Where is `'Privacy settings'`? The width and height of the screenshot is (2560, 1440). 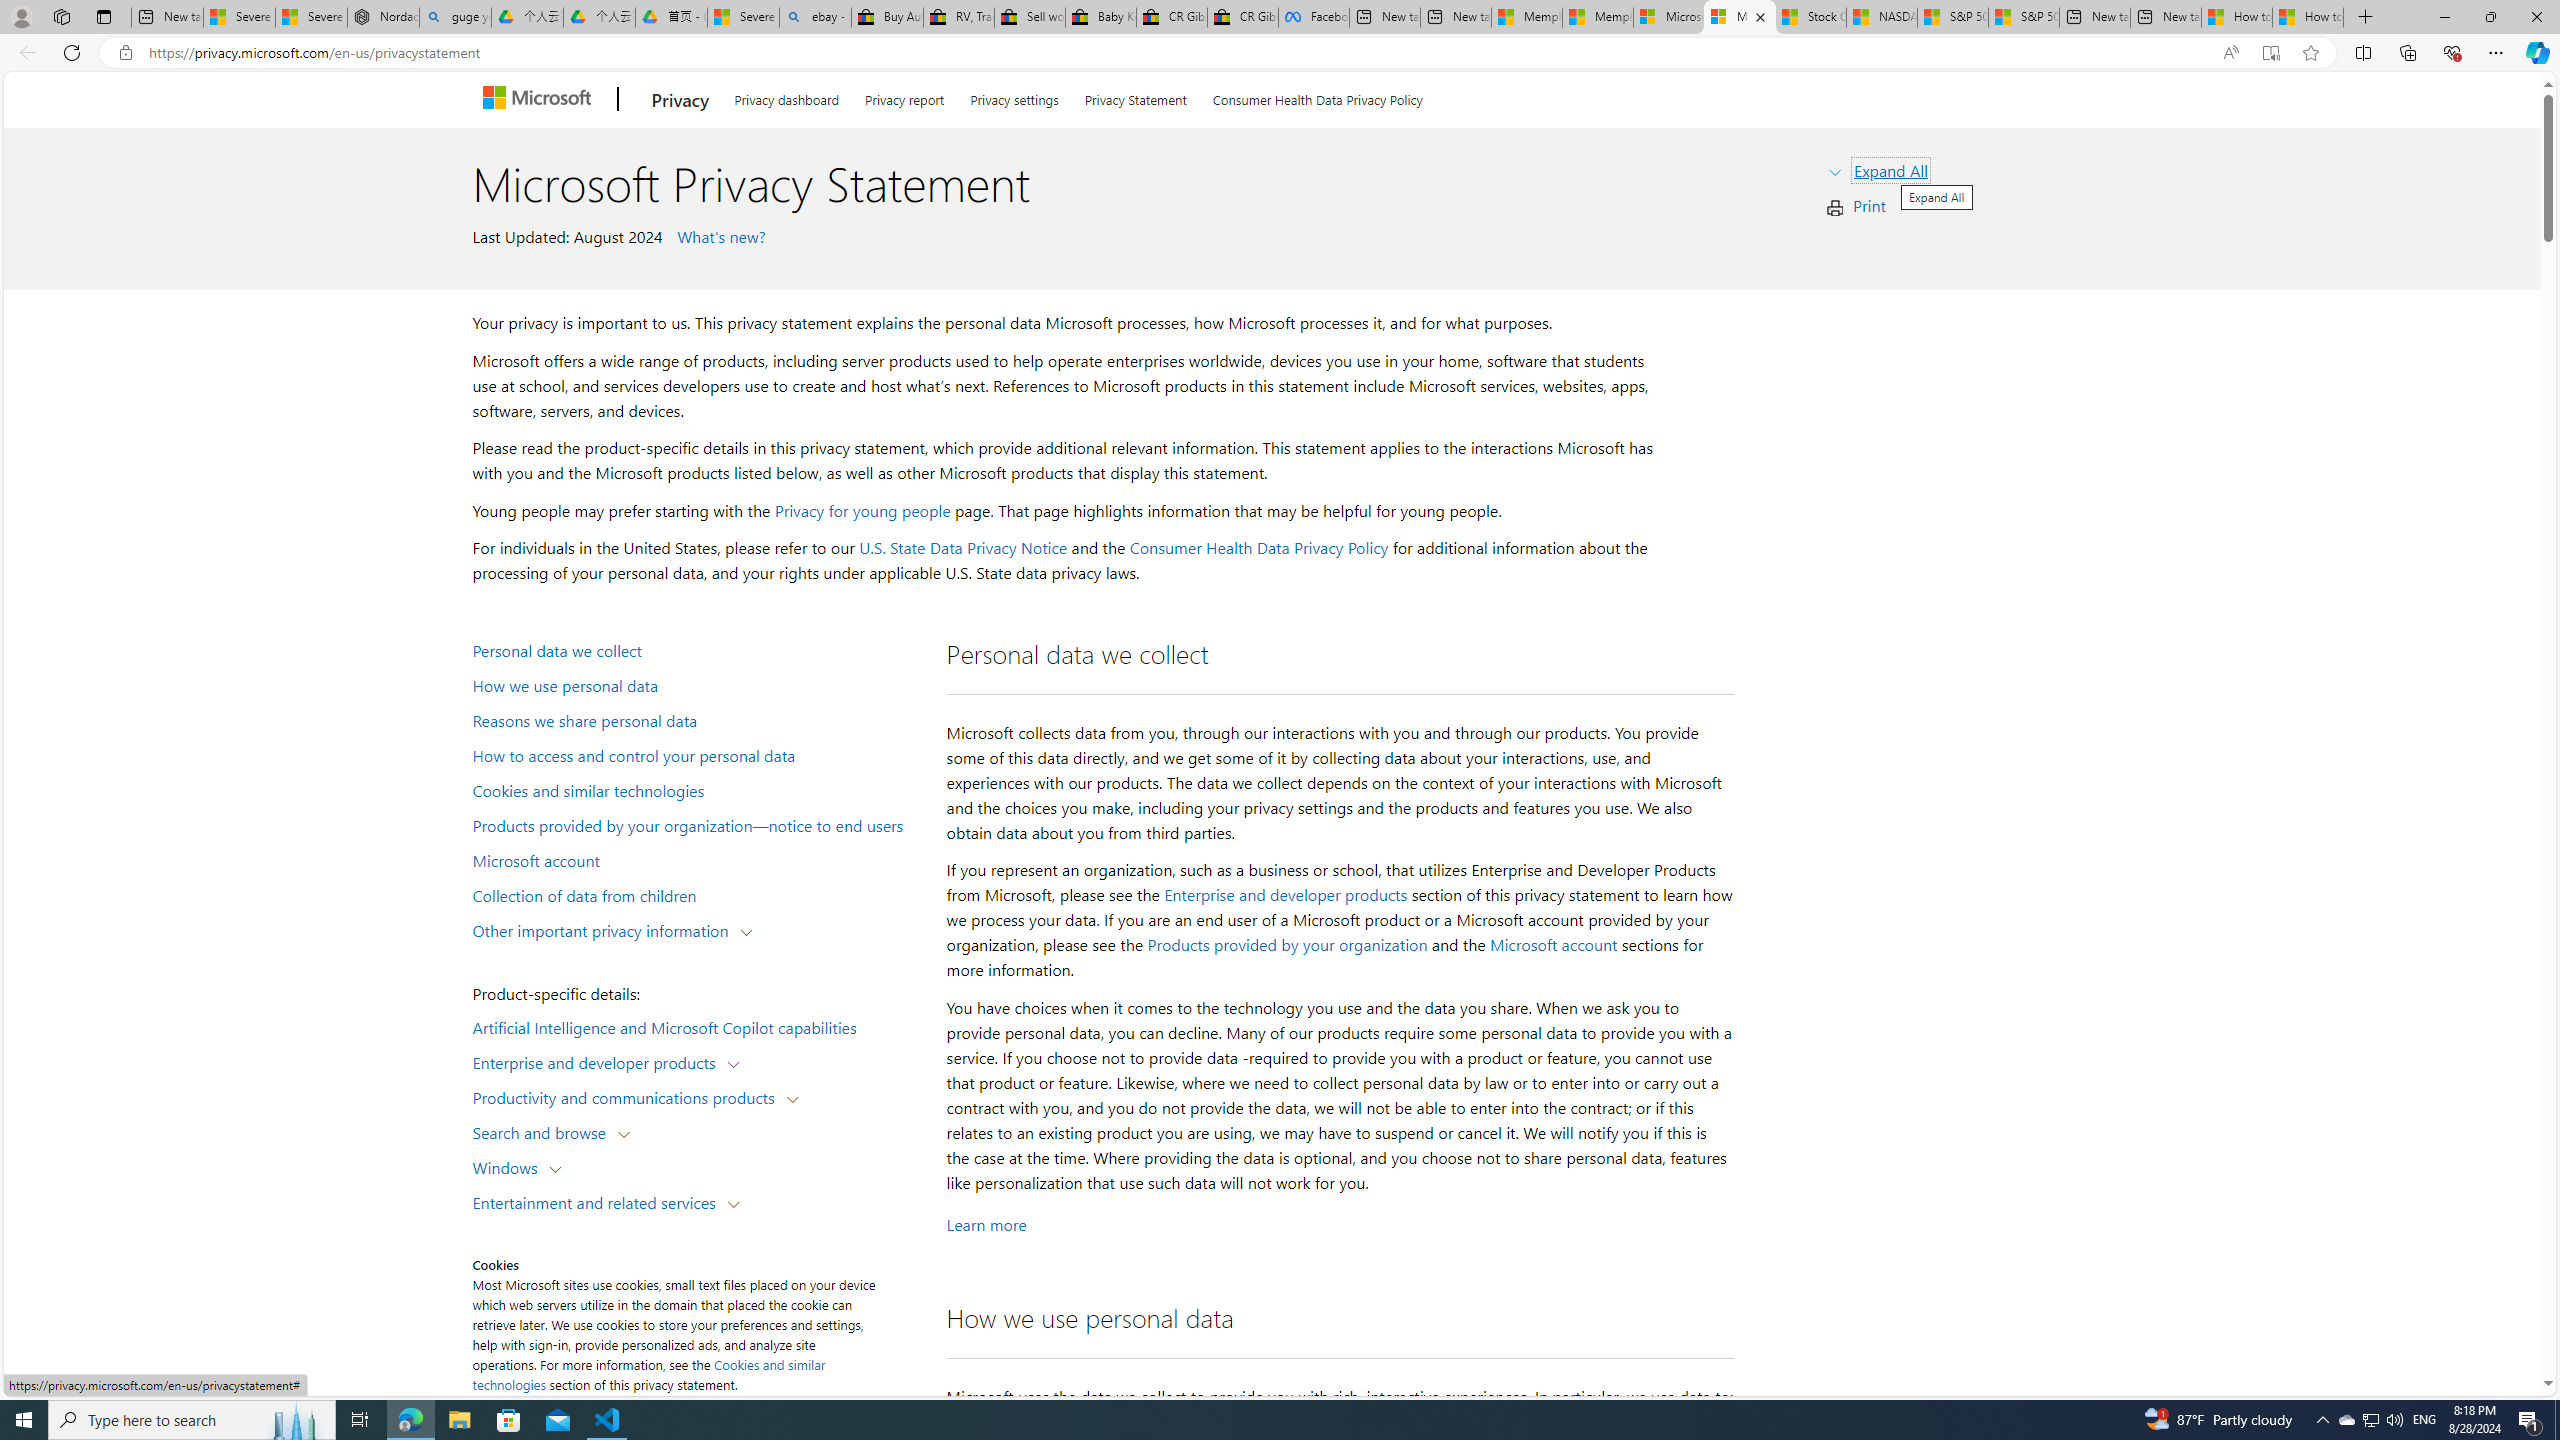 'Privacy settings' is located at coordinates (1015, 95).